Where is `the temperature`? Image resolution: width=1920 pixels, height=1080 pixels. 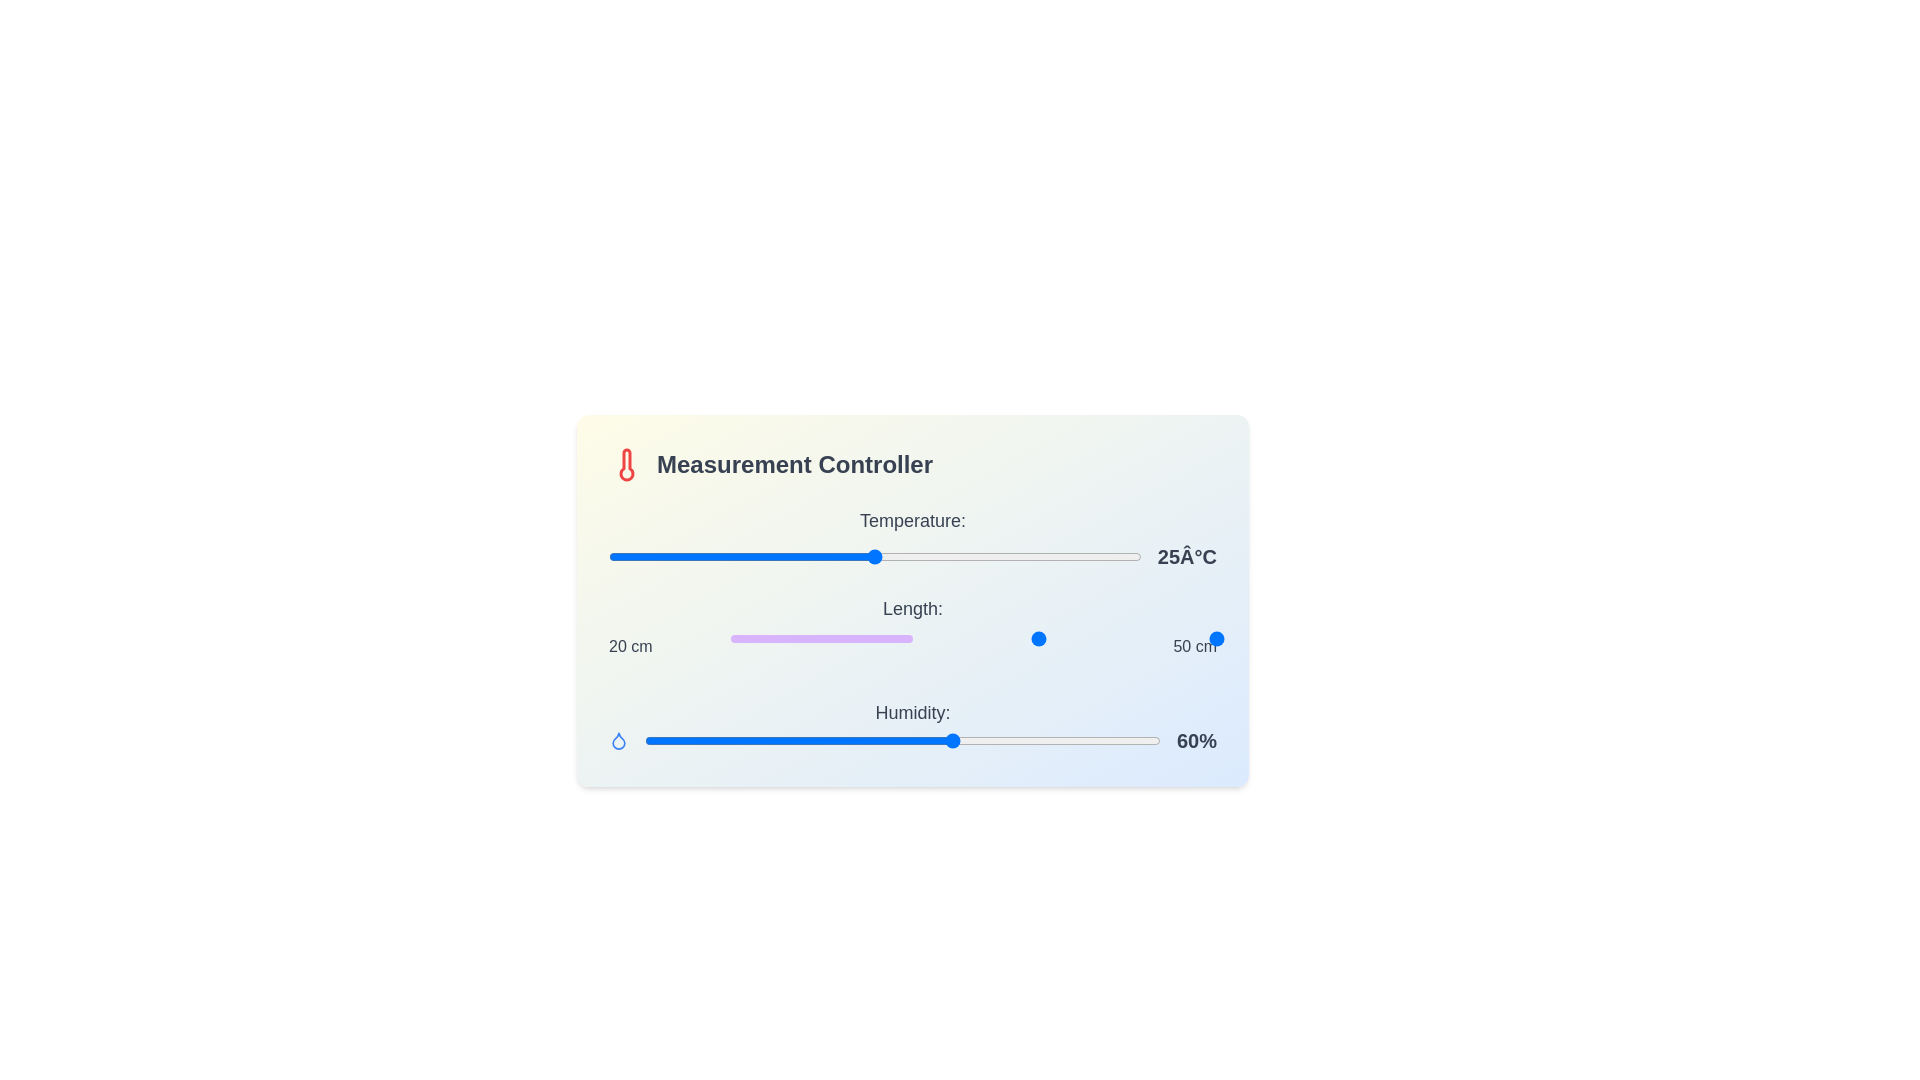
the temperature is located at coordinates (618, 556).